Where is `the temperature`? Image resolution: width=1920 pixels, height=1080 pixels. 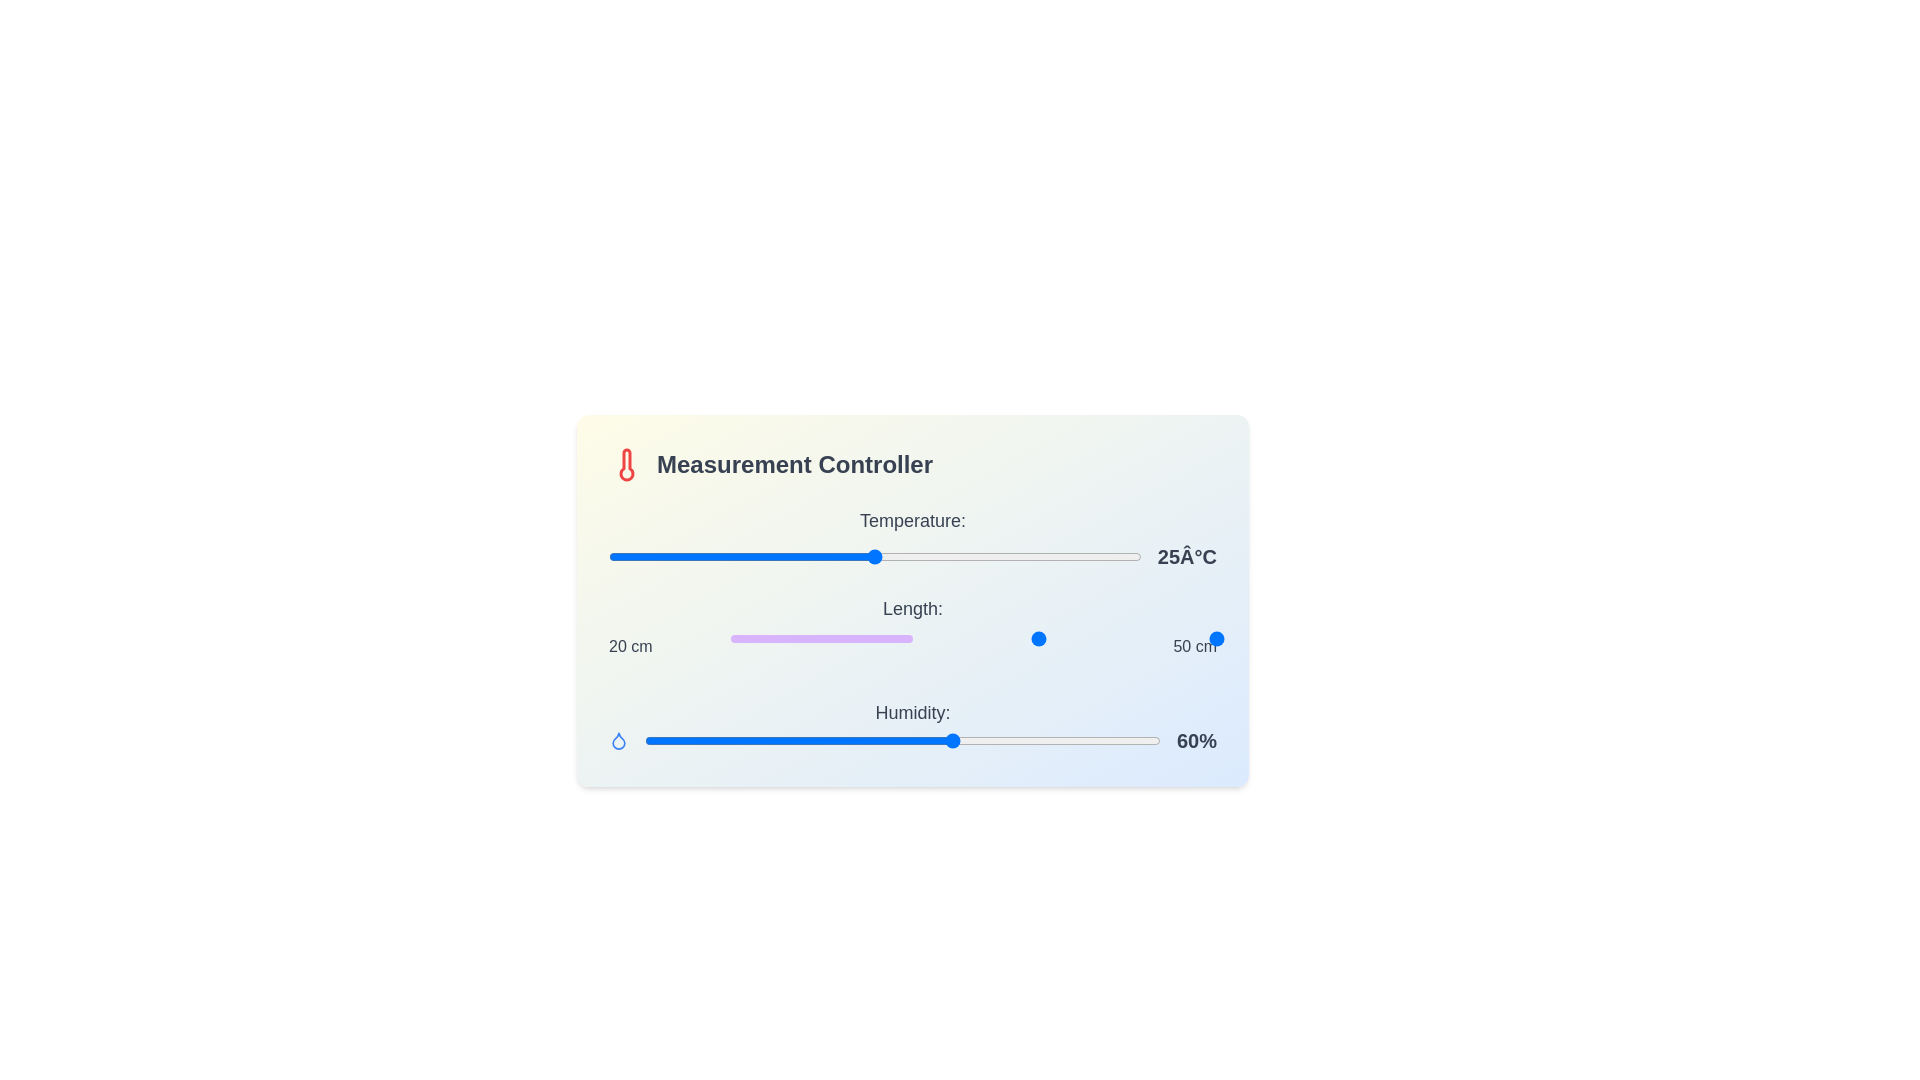
the temperature is located at coordinates (618, 556).